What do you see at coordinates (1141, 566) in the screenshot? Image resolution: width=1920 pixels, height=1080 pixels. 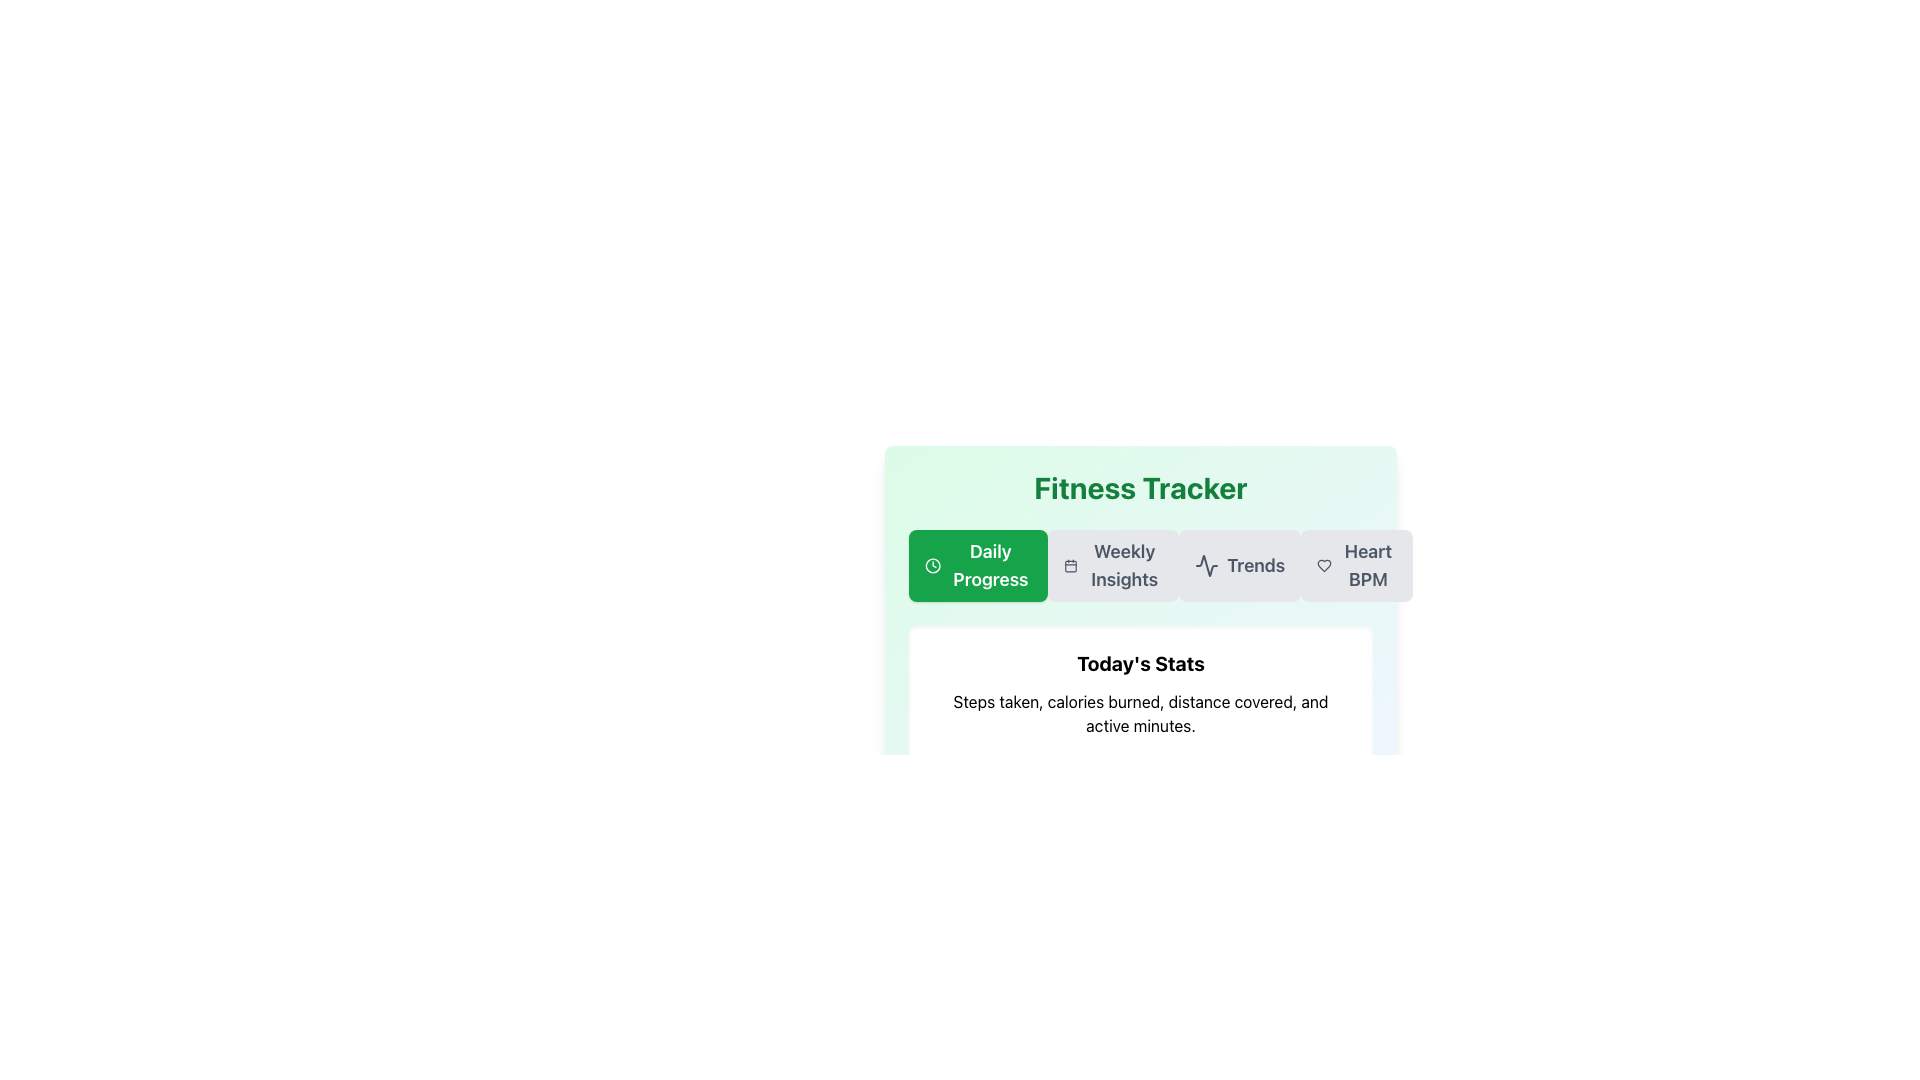 I see `the 'Weekly Insights' button with a calendar icon` at bounding box center [1141, 566].